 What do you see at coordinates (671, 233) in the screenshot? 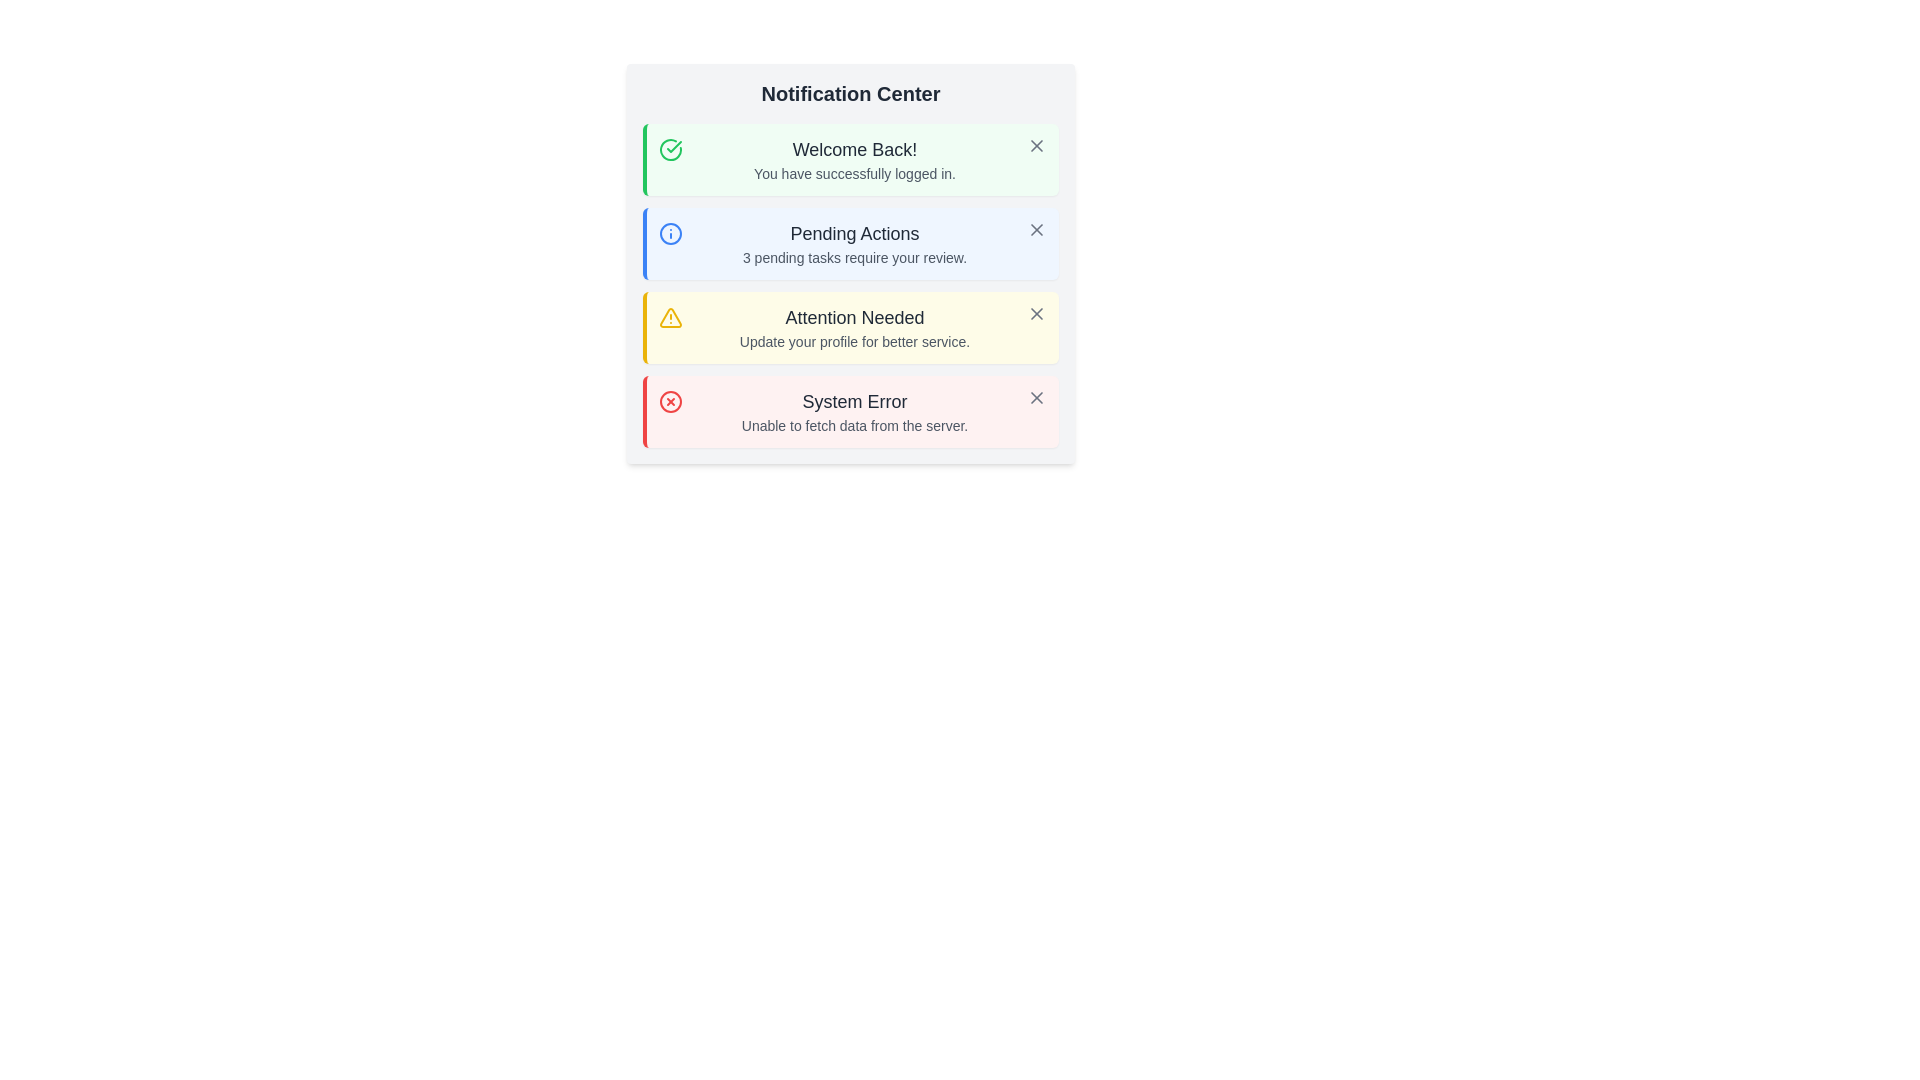
I see `the SVG Circle graphic located within the second notification labeled 'Pending Actions'` at bounding box center [671, 233].